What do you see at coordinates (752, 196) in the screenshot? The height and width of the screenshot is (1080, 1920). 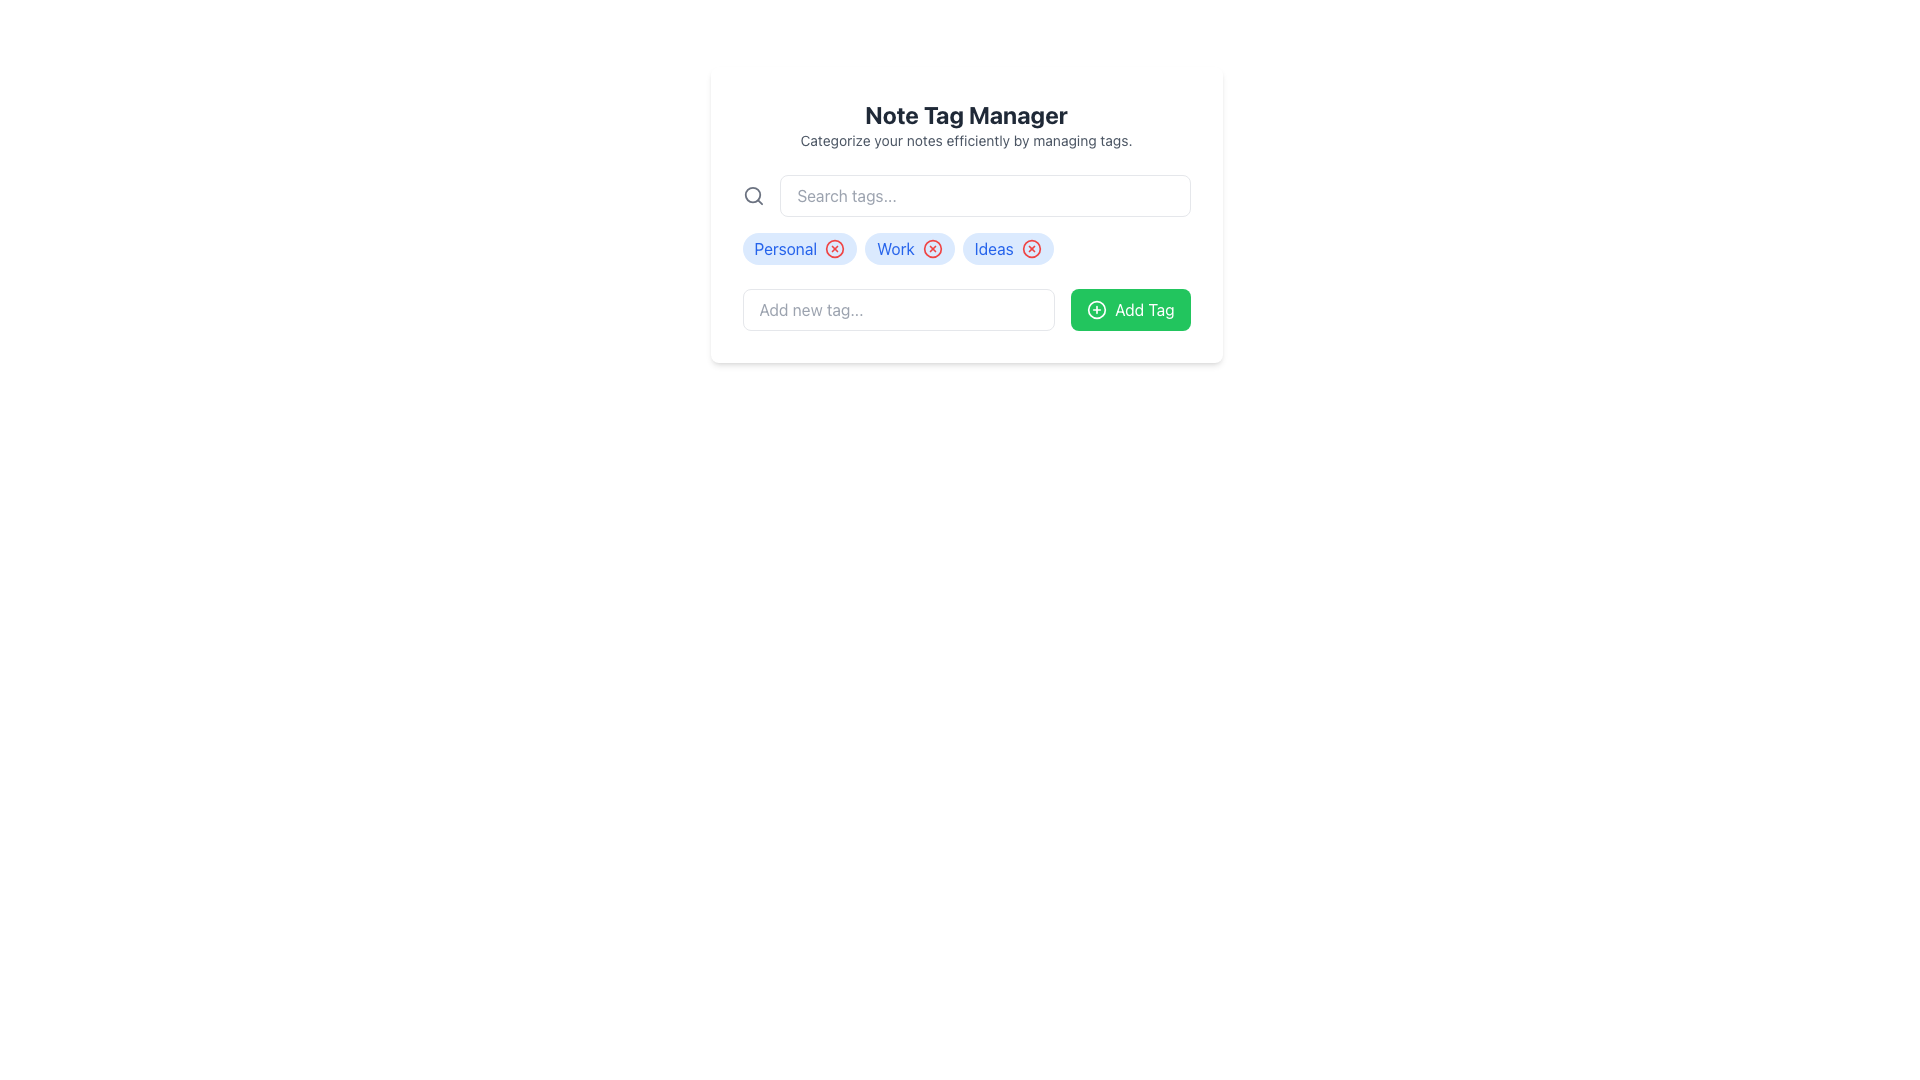 I see `the magnifying glass icon with a gray stroke, located to the left of the 'Search tags...' input field` at bounding box center [752, 196].